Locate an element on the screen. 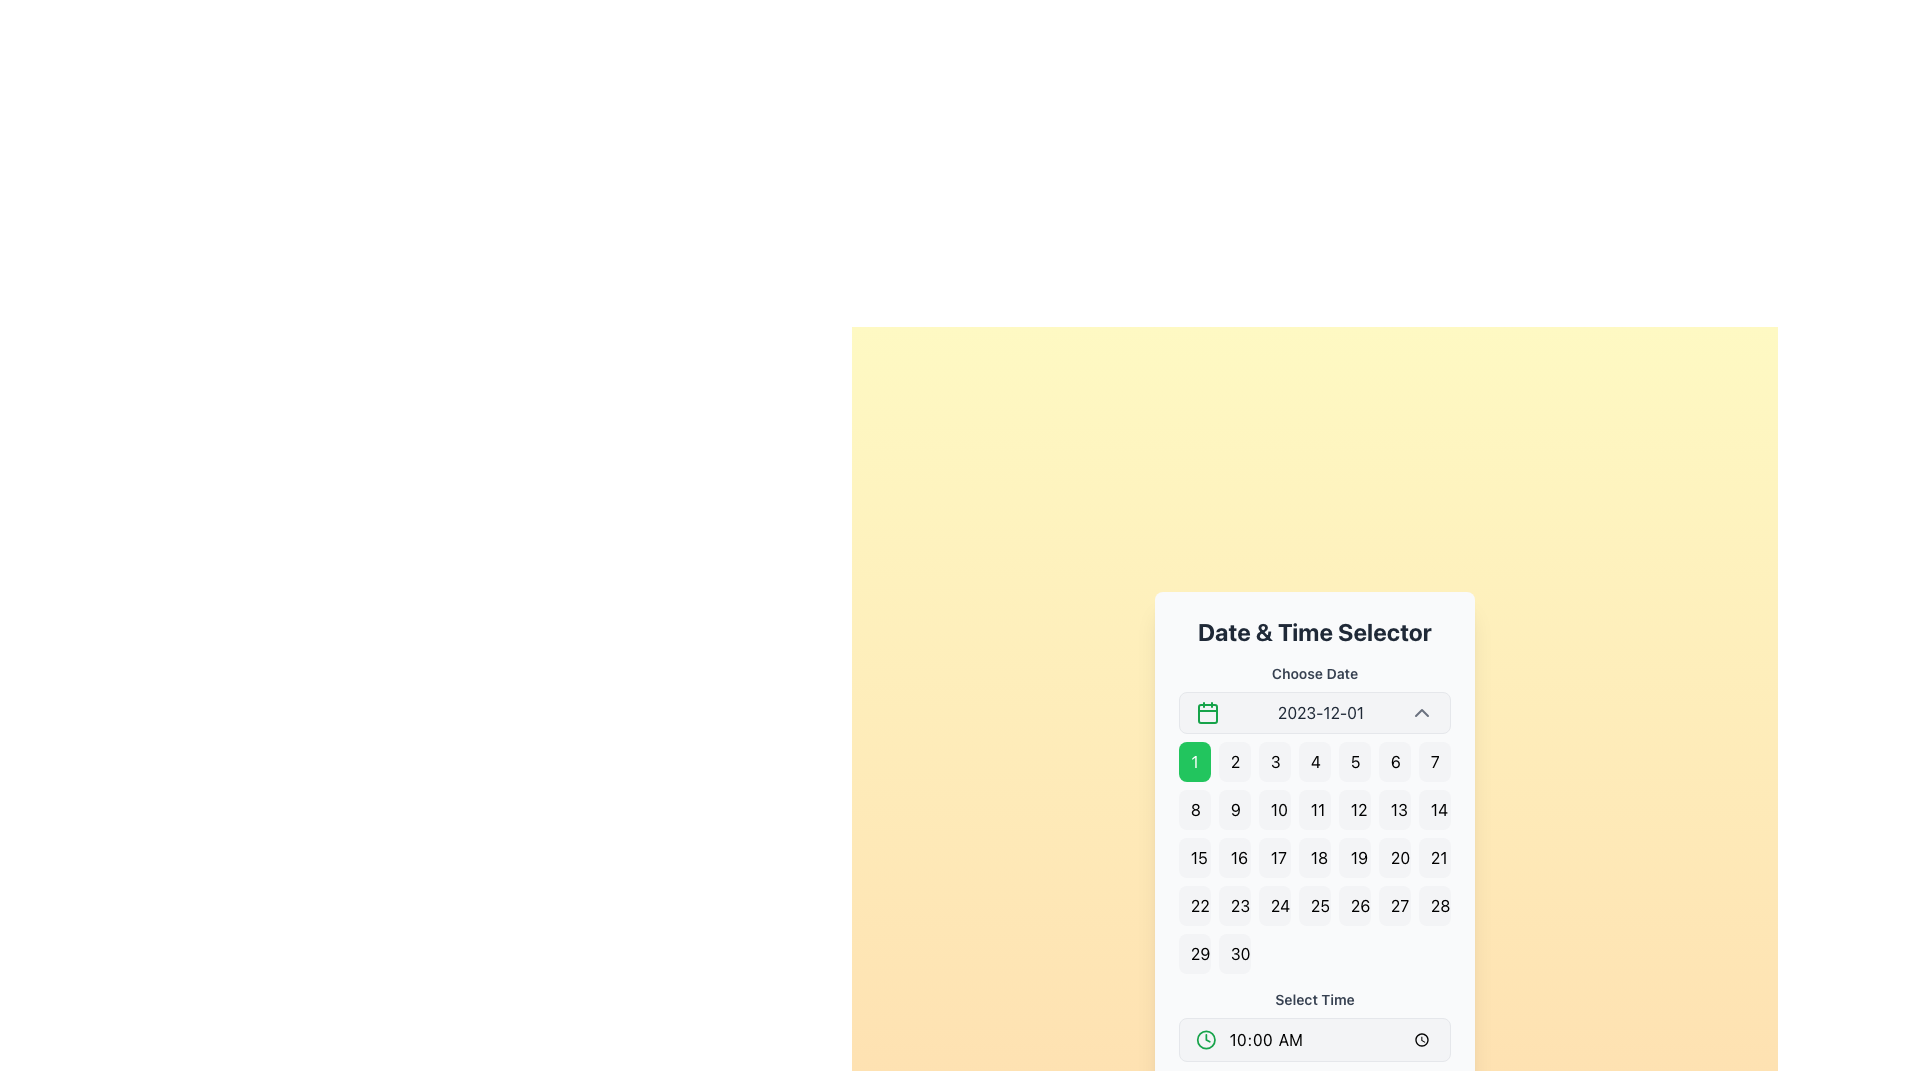 Image resolution: width=1920 pixels, height=1080 pixels. the button displaying the number '17' in black text with a light gray background is located at coordinates (1274, 856).